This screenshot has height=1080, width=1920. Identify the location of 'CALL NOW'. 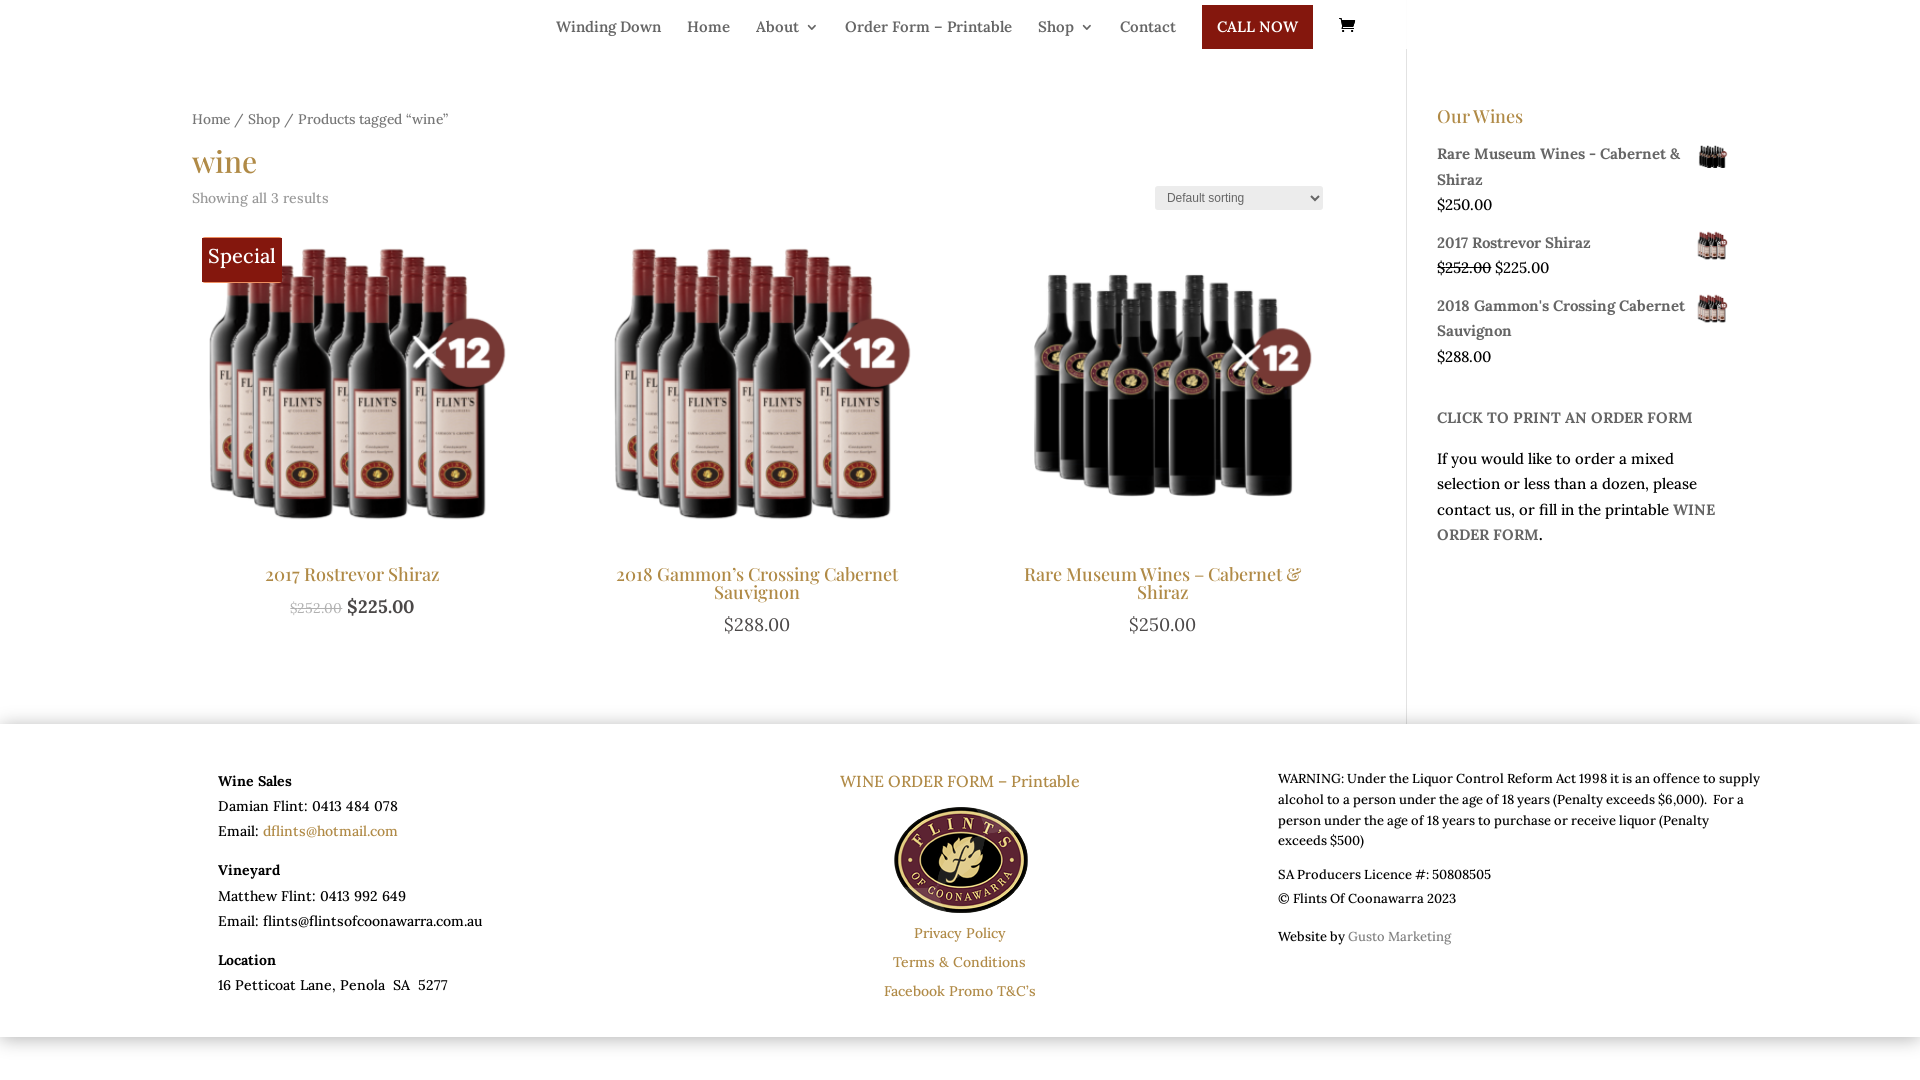
(1200, 27).